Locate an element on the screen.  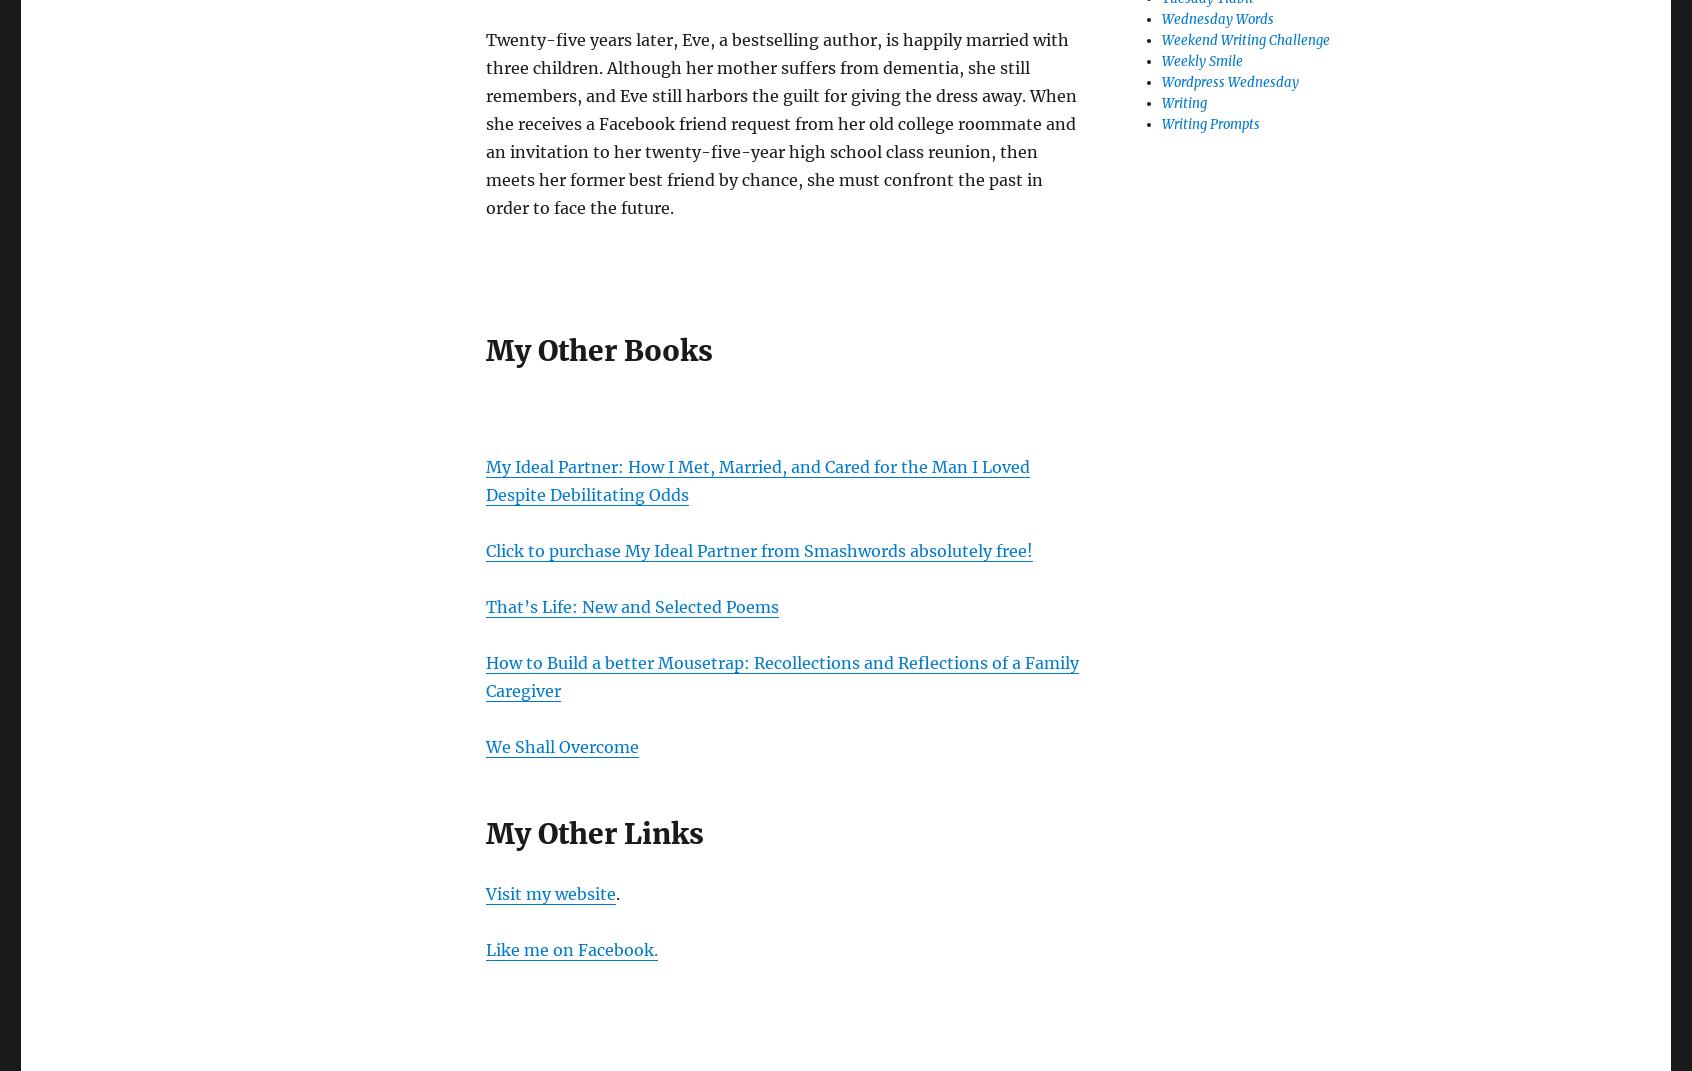
'.' is located at coordinates (616, 892).